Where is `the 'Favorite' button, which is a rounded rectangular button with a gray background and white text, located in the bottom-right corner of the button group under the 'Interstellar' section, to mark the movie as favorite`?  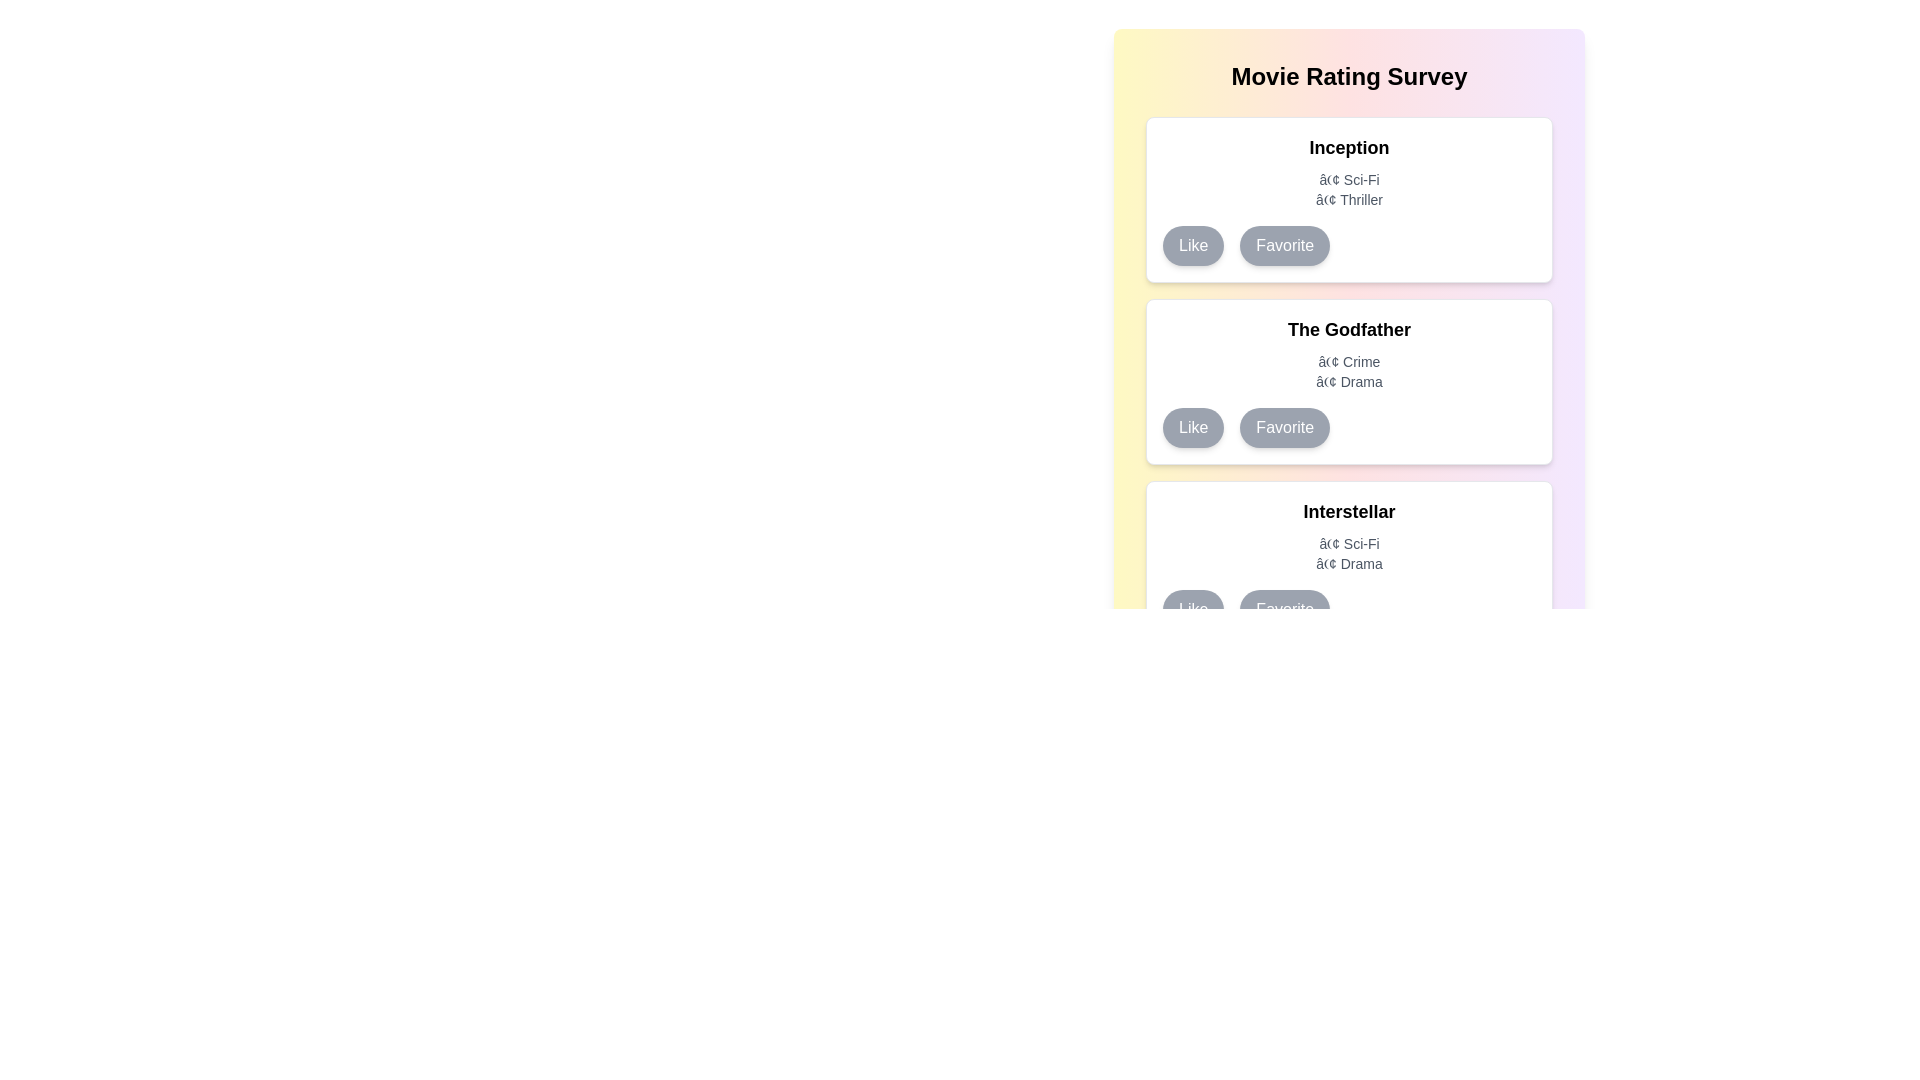
the 'Favorite' button, which is a rounded rectangular button with a gray background and white text, located in the bottom-right corner of the button group under the 'Interstellar' section, to mark the movie as favorite is located at coordinates (1285, 608).